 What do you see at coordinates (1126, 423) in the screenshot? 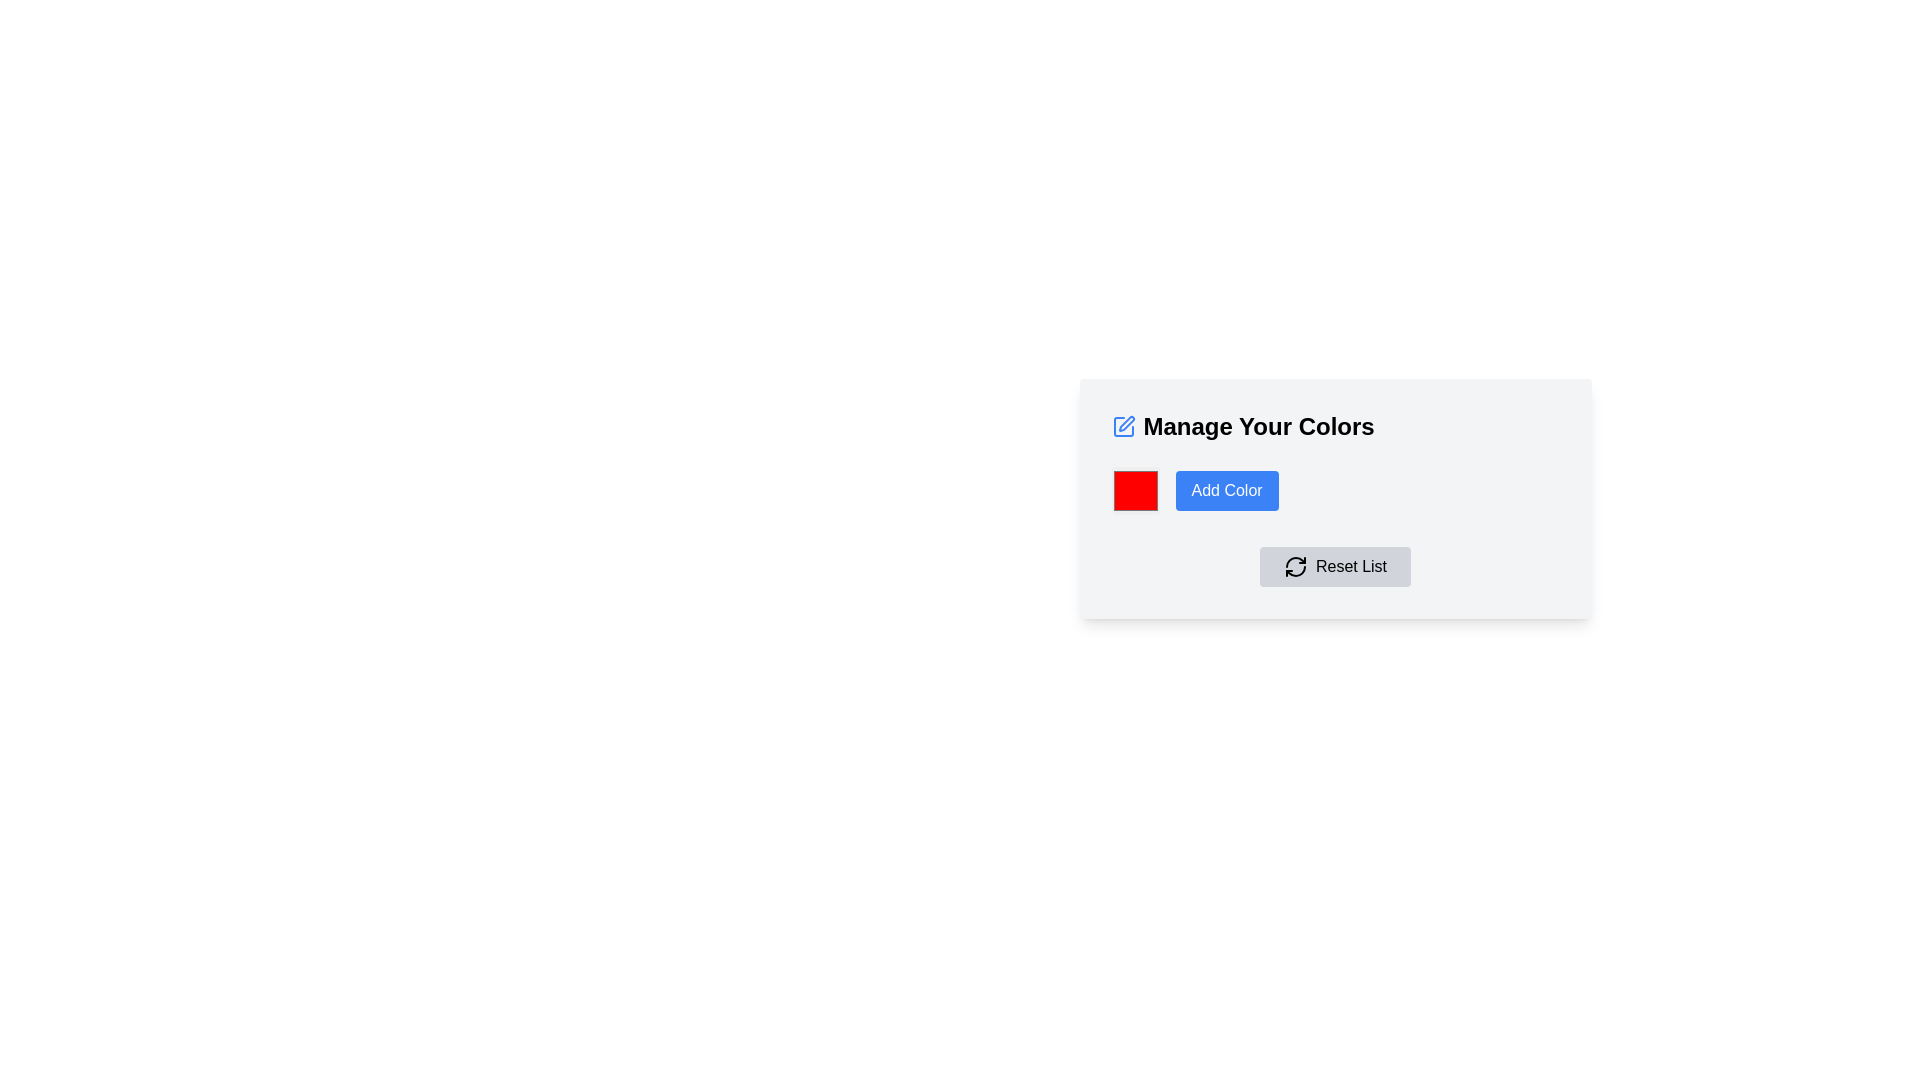
I see `the edit icon located in the upper-left portion of the 'Manage Your Colors' card, which serves as a visual indicator for modification features` at bounding box center [1126, 423].